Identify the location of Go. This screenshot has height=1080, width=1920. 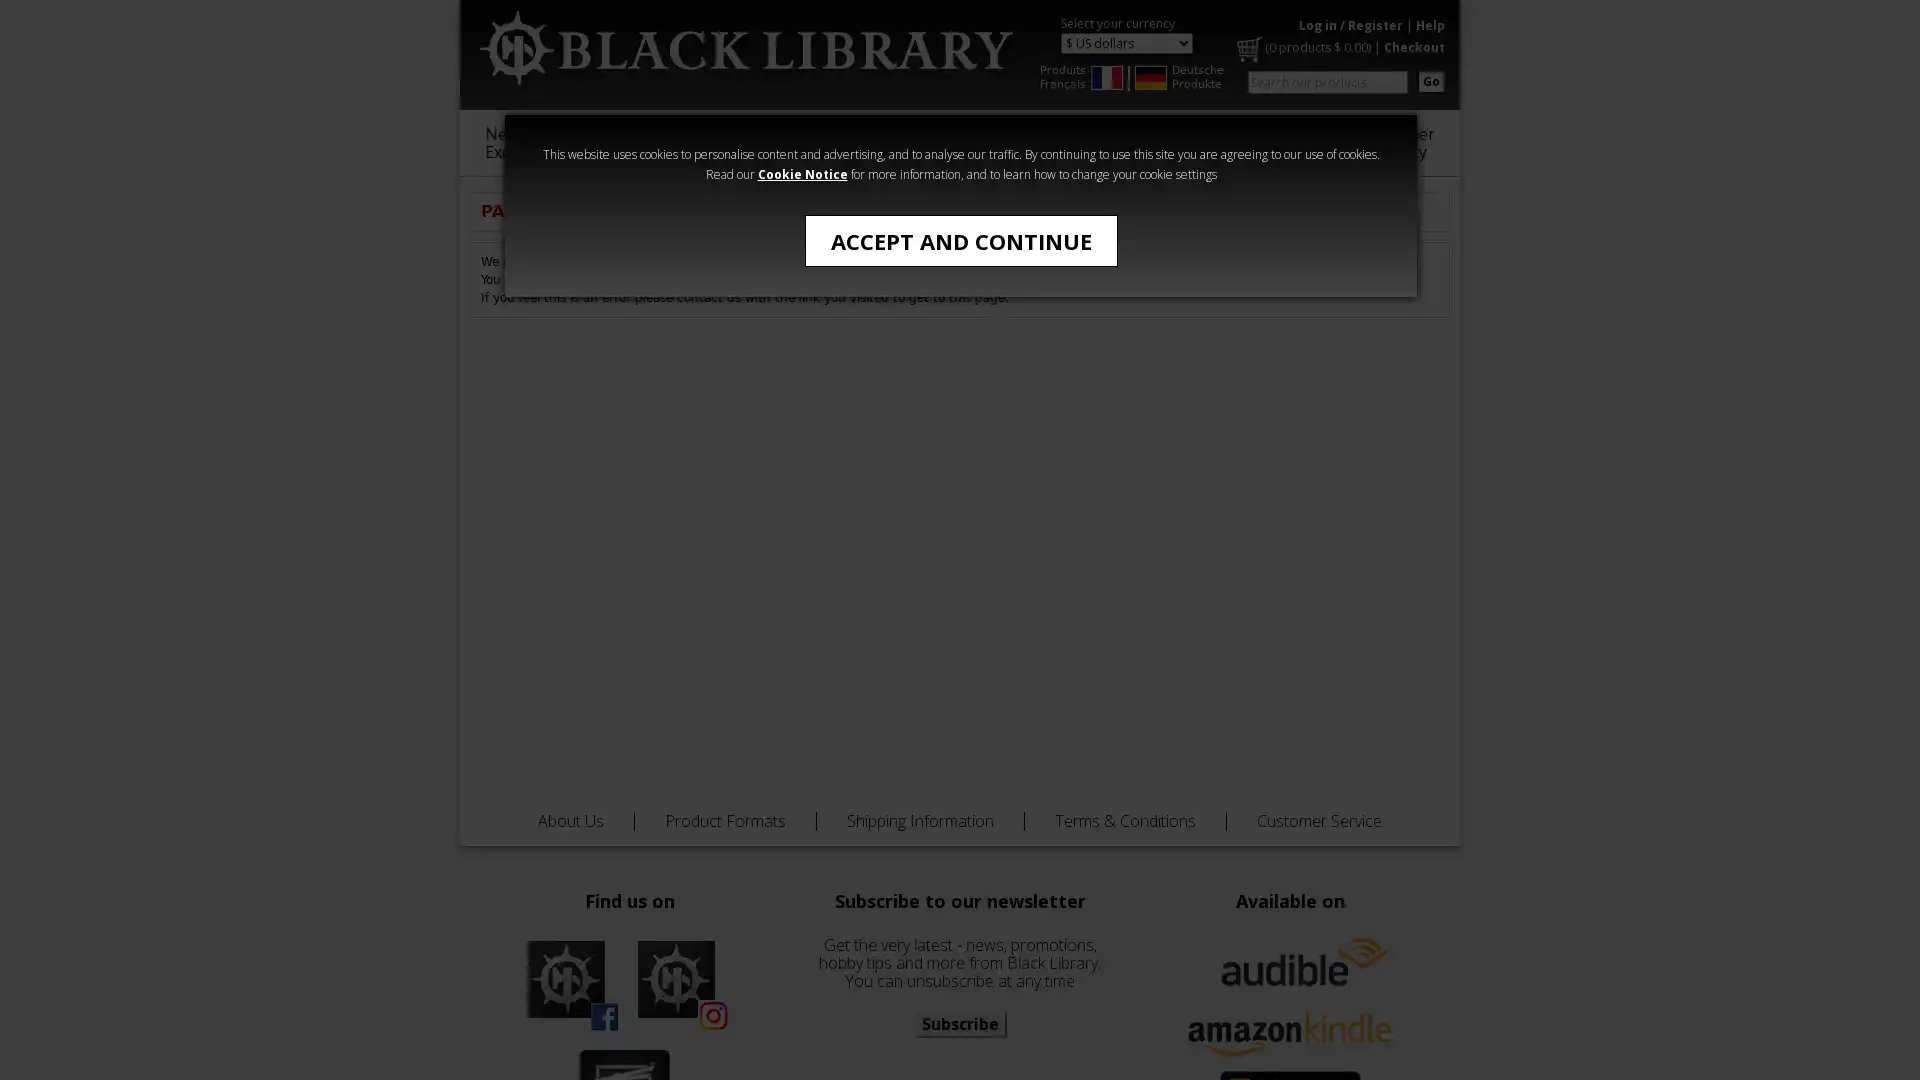
(1430, 80).